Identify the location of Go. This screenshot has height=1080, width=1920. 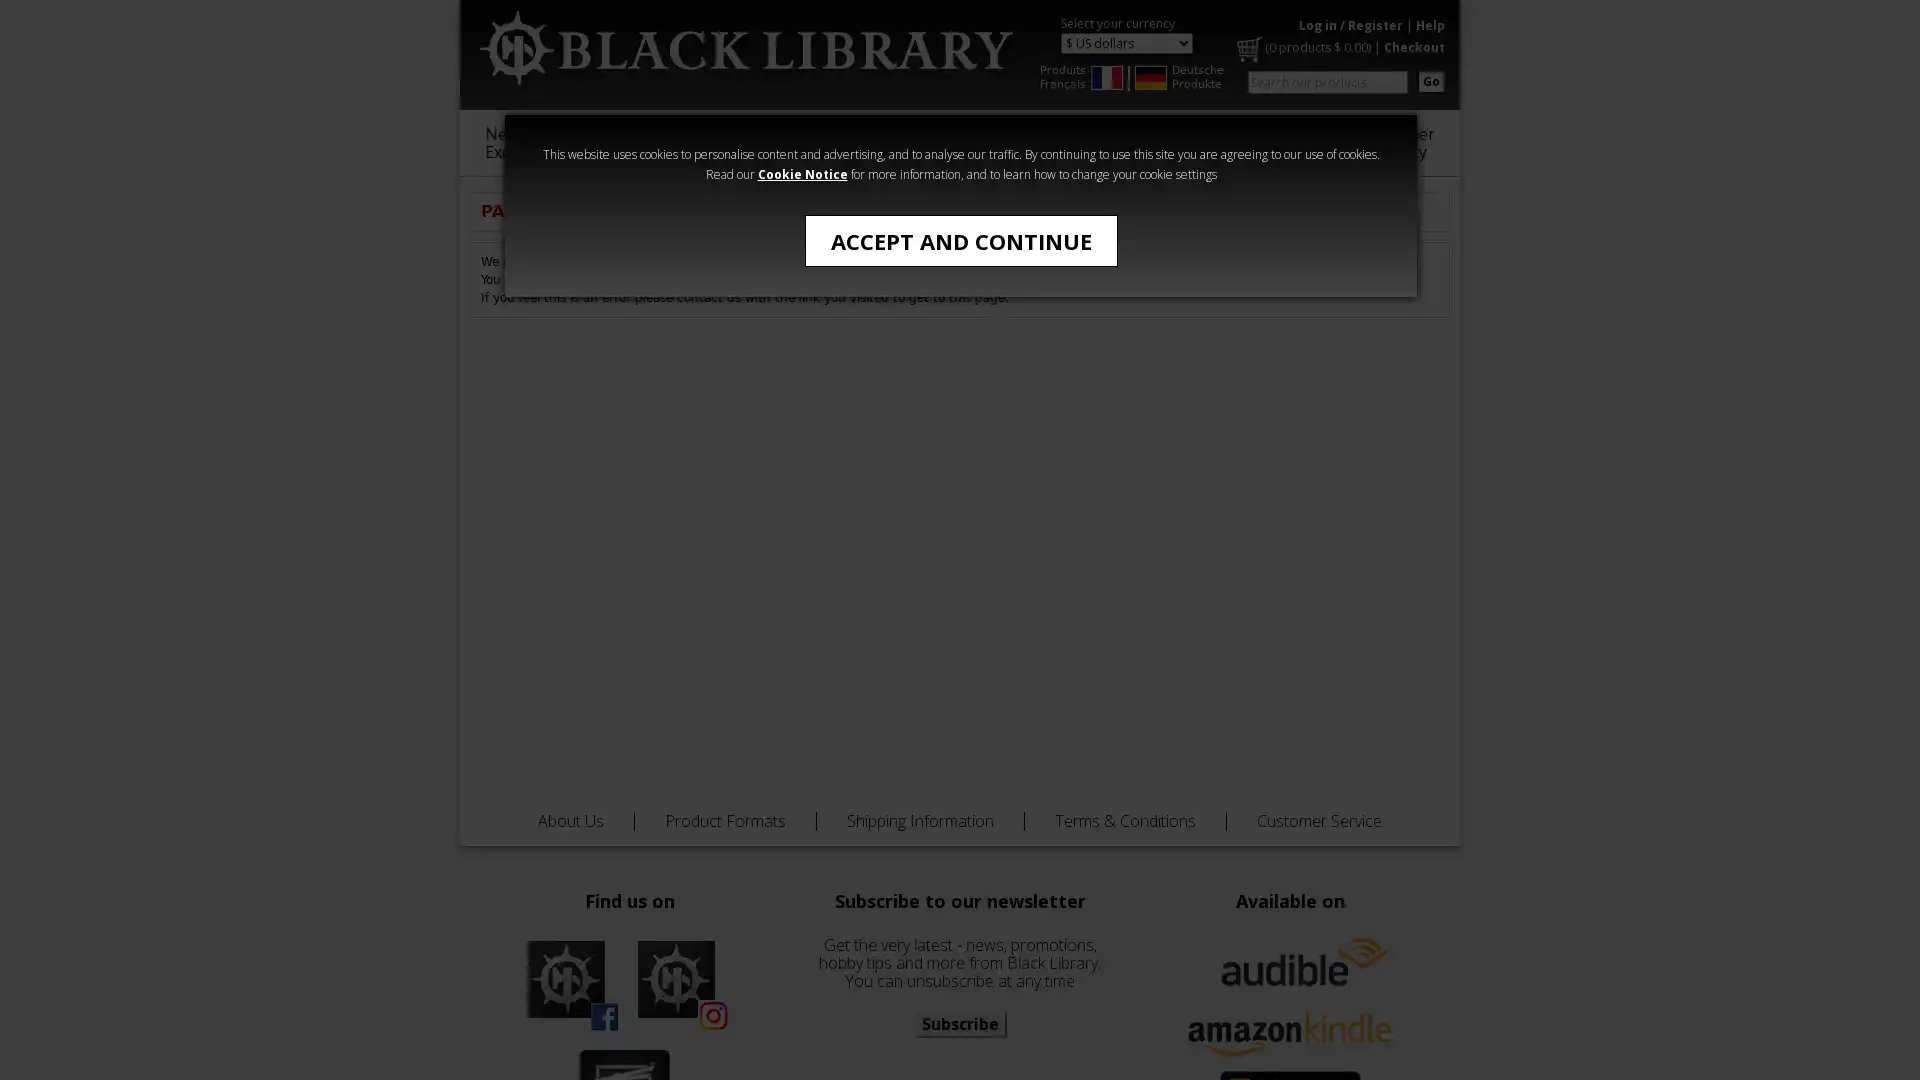
(1430, 80).